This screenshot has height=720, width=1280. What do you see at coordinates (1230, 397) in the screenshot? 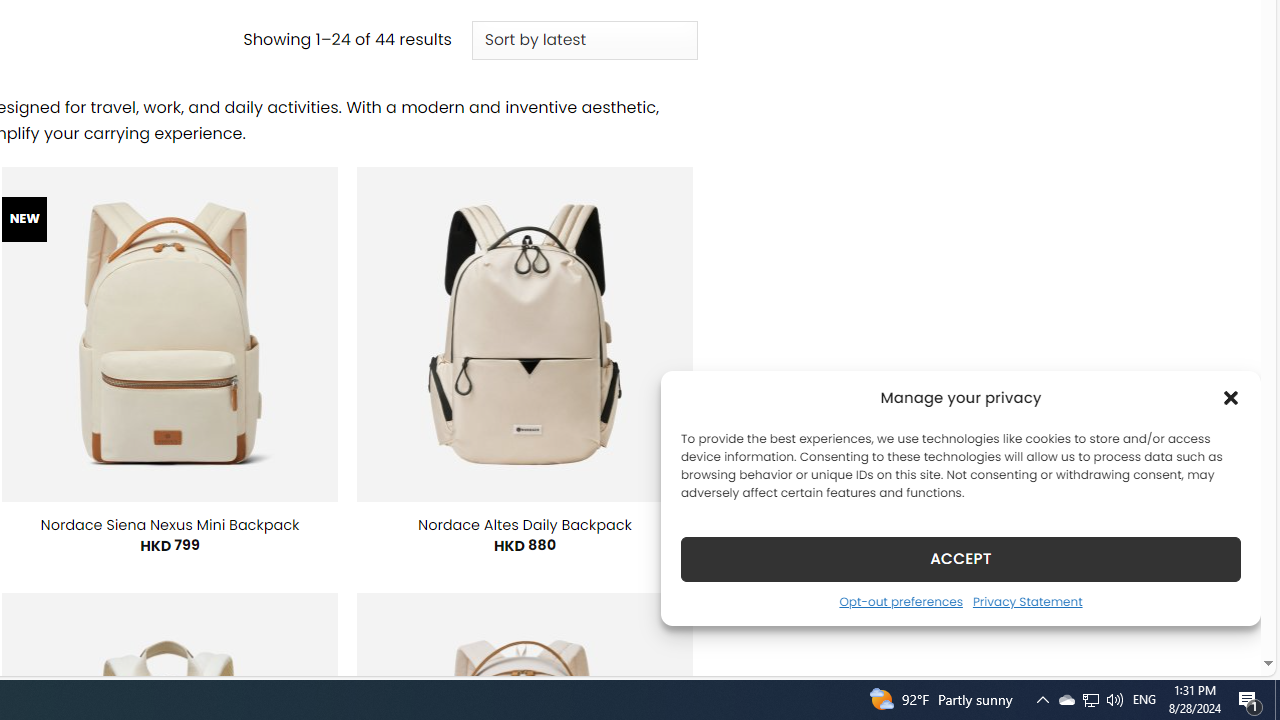
I see `'Class: cmplz-close'` at bounding box center [1230, 397].